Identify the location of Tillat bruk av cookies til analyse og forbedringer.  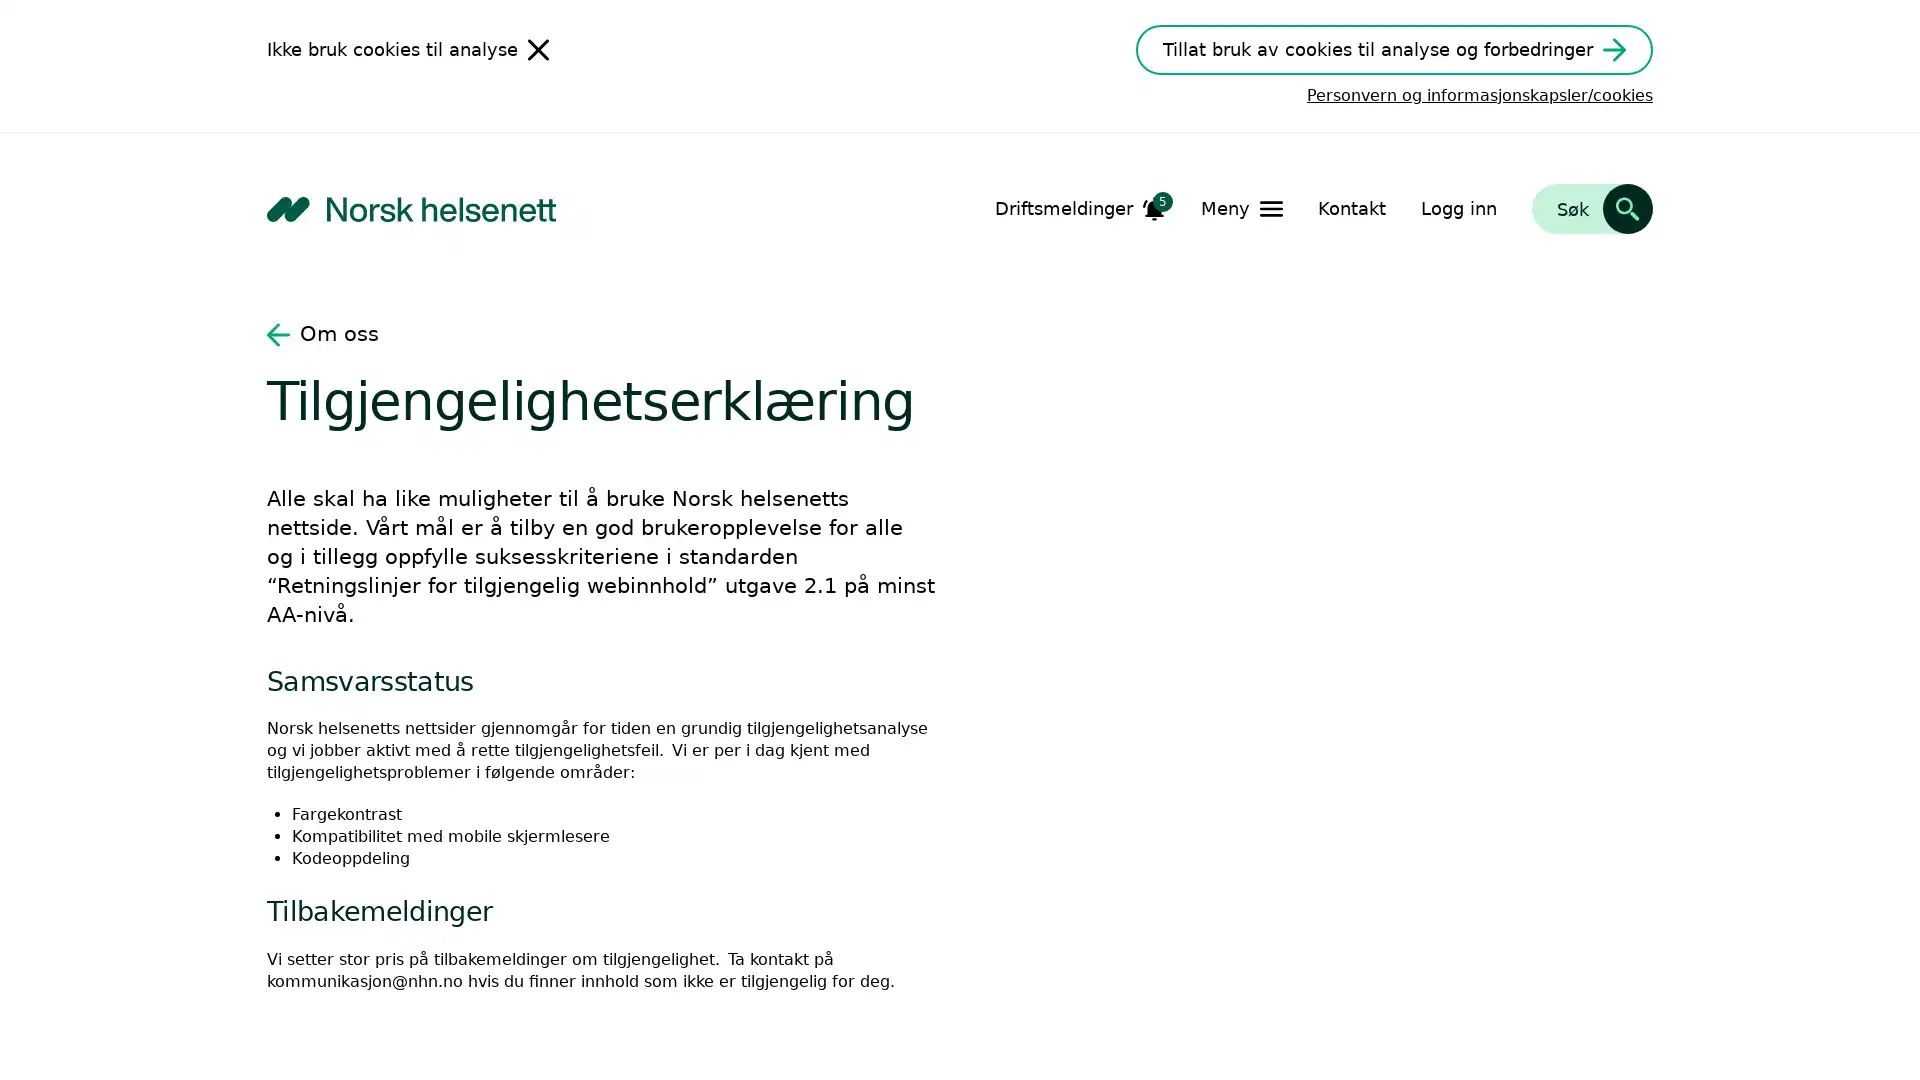
(1393, 49).